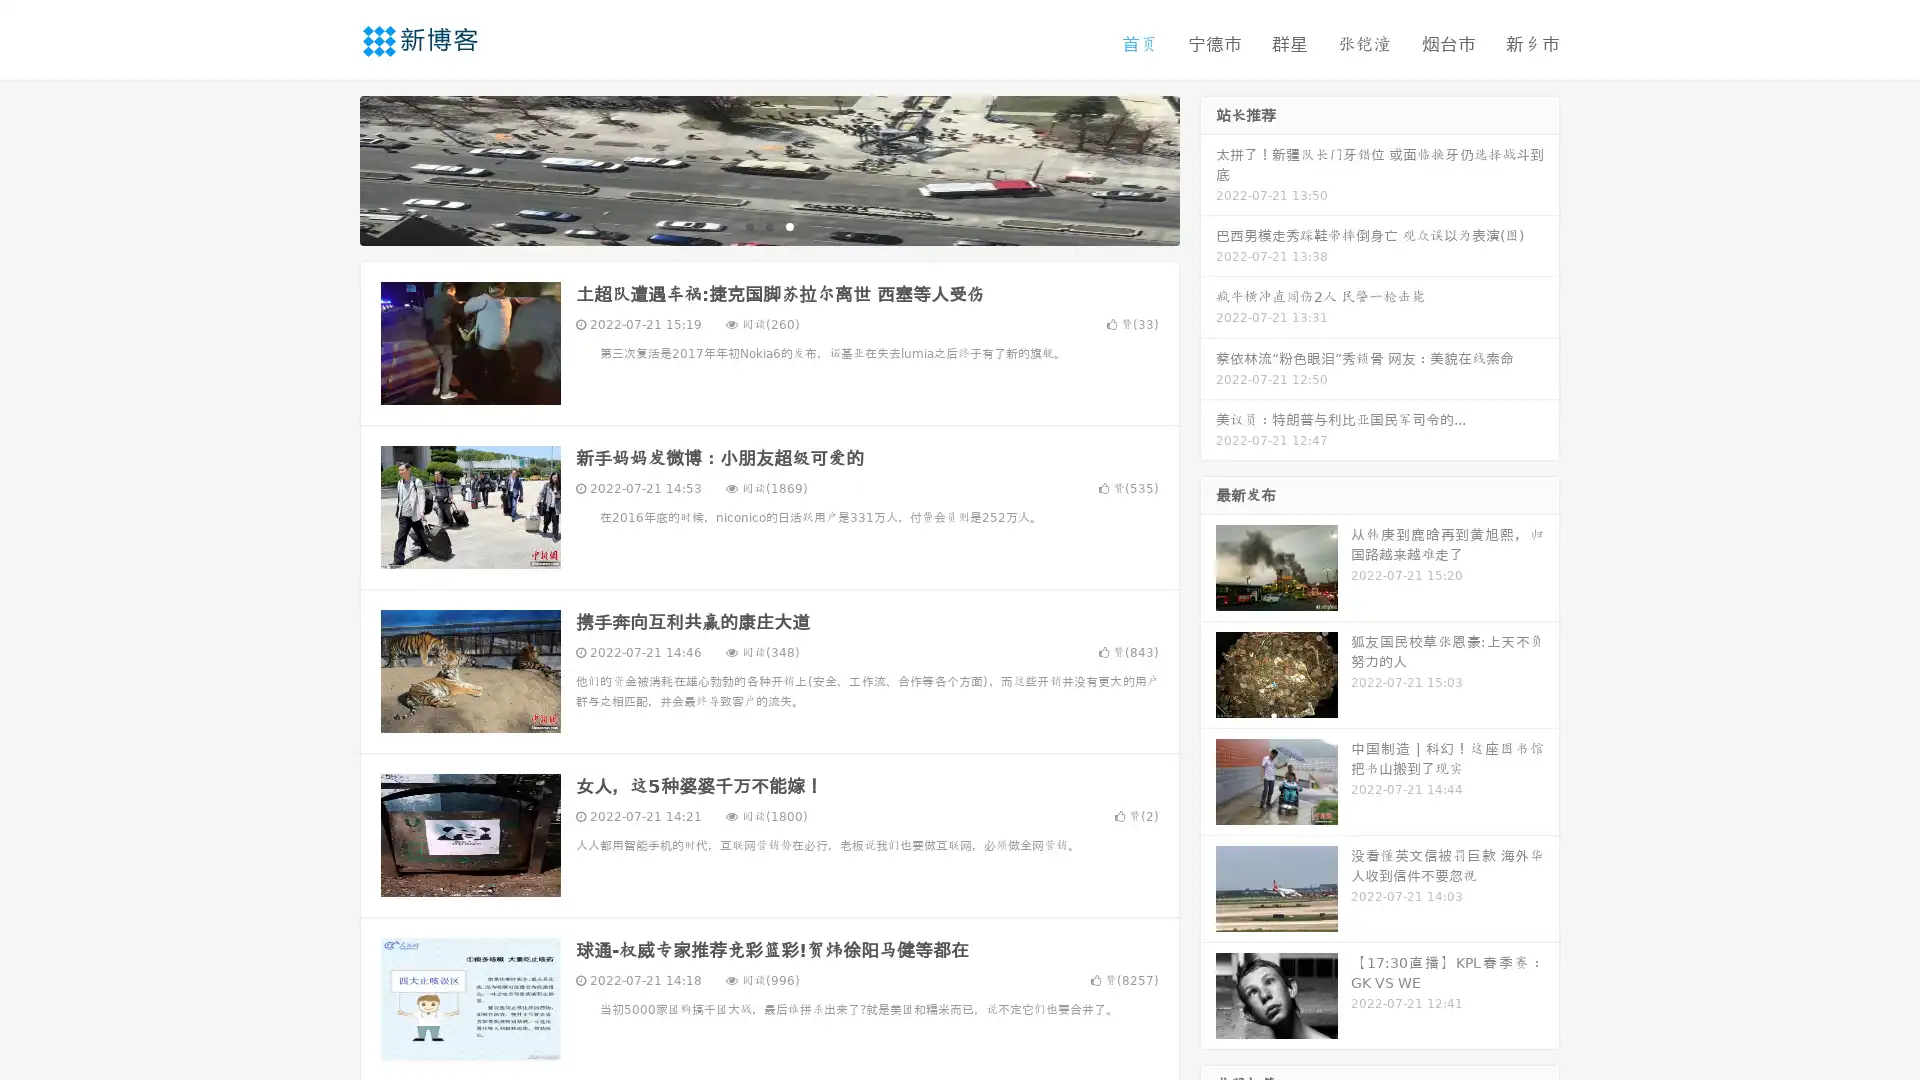 This screenshot has width=1920, height=1080. What do you see at coordinates (768, 225) in the screenshot?
I see `Go to slide 2` at bounding box center [768, 225].